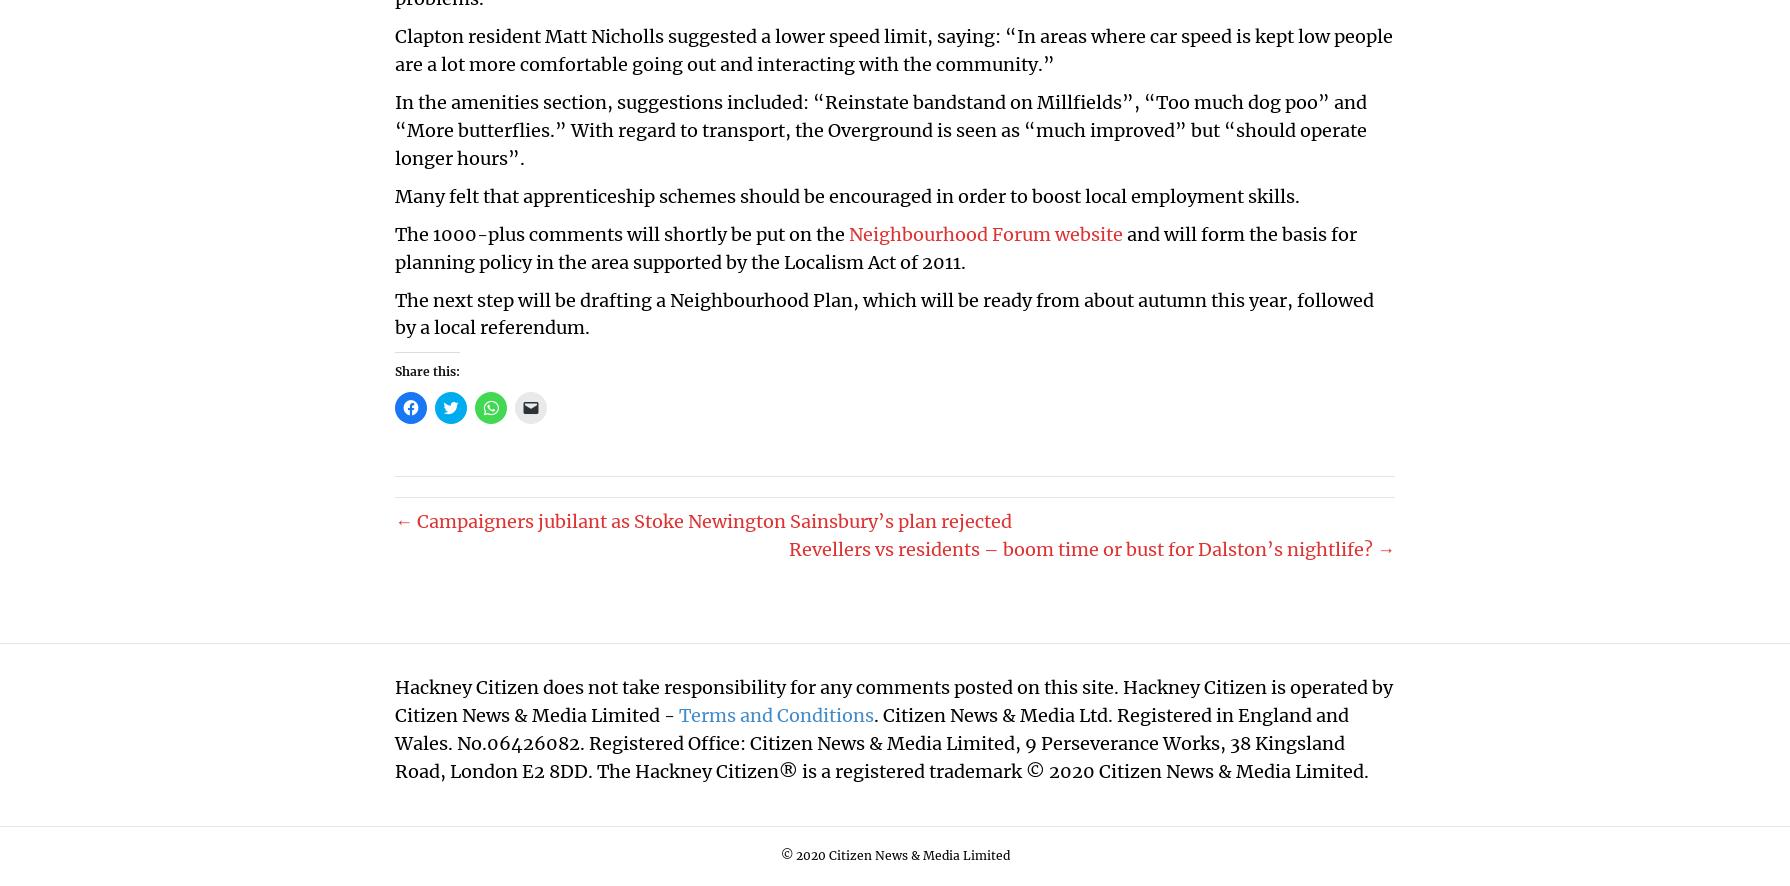  What do you see at coordinates (702, 519) in the screenshot?
I see `'← Campaigners jubilant as Stoke Newington Sainsbury’s plan rejected'` at bounding box center [702, 519].